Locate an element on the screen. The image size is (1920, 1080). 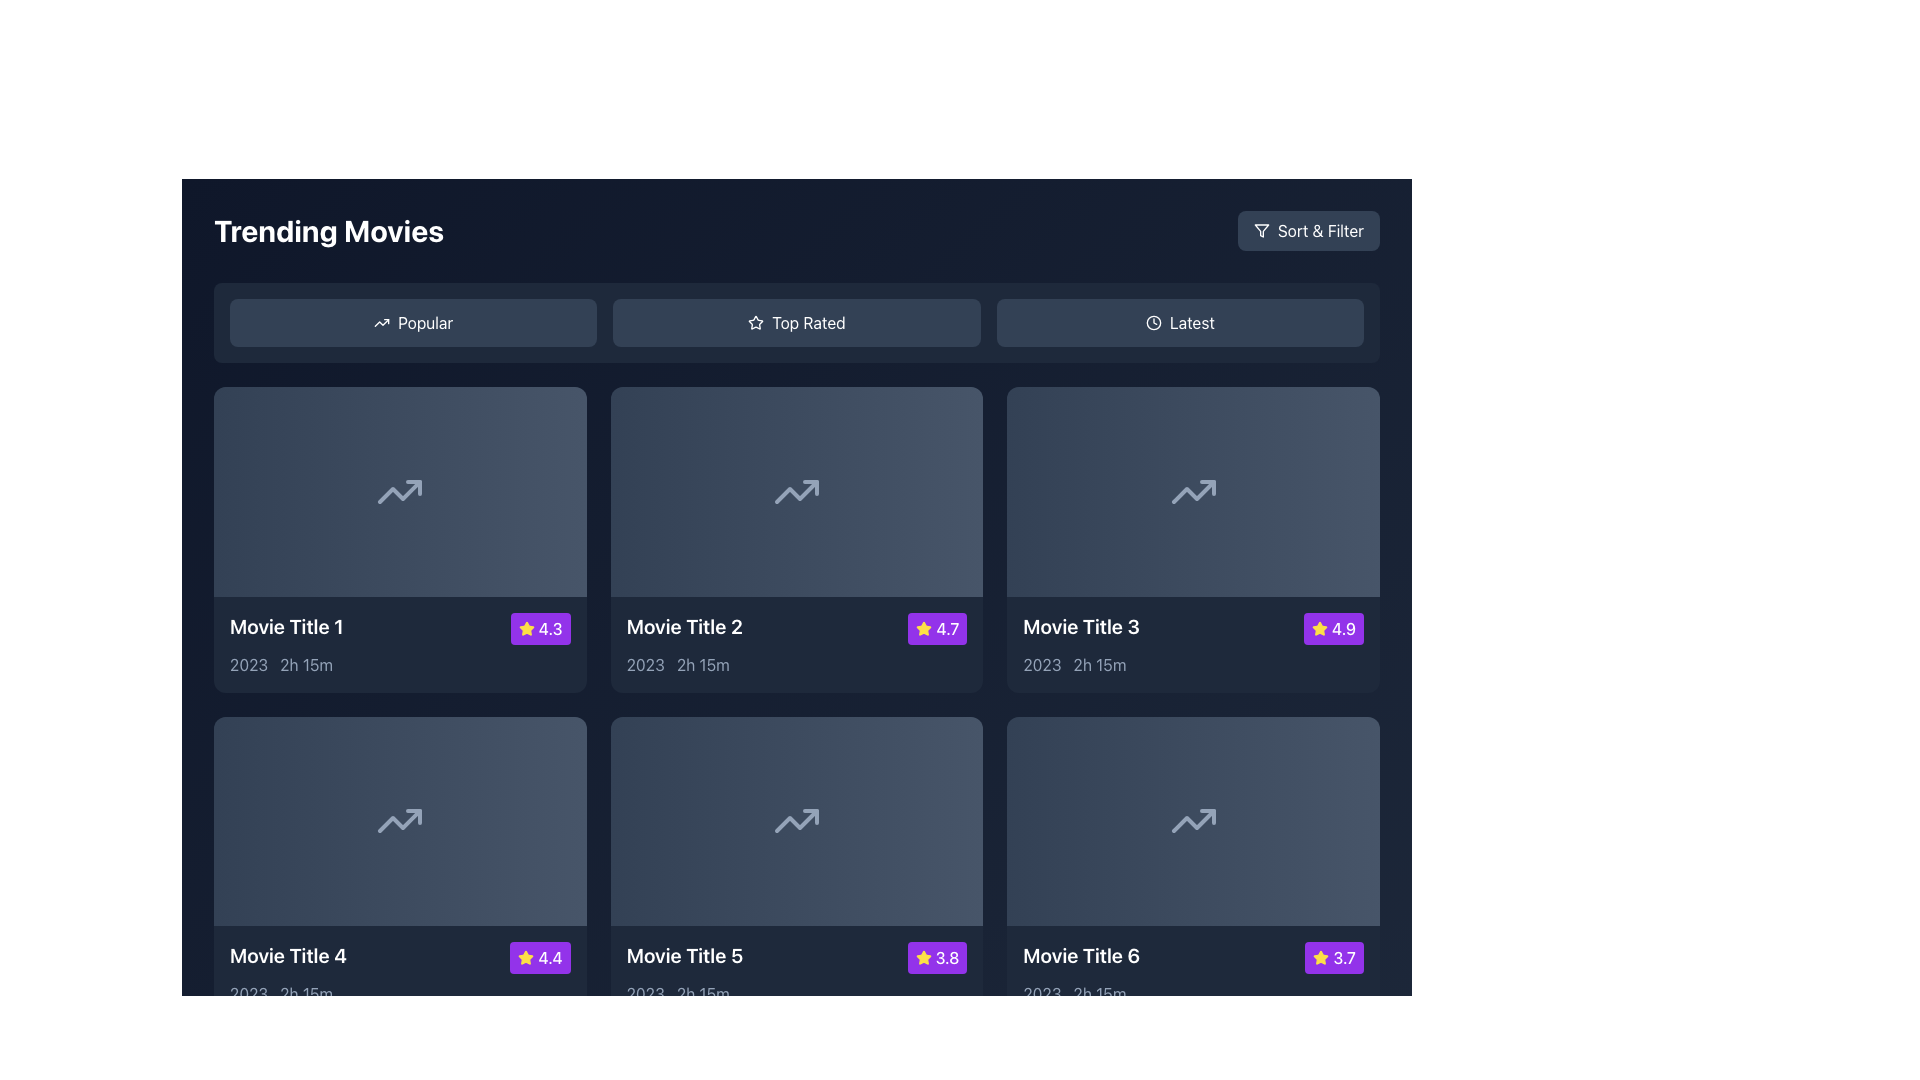
the text label displaying the release year '2023' for 'Movie Title 6' is located at coordinates (1041, 994).